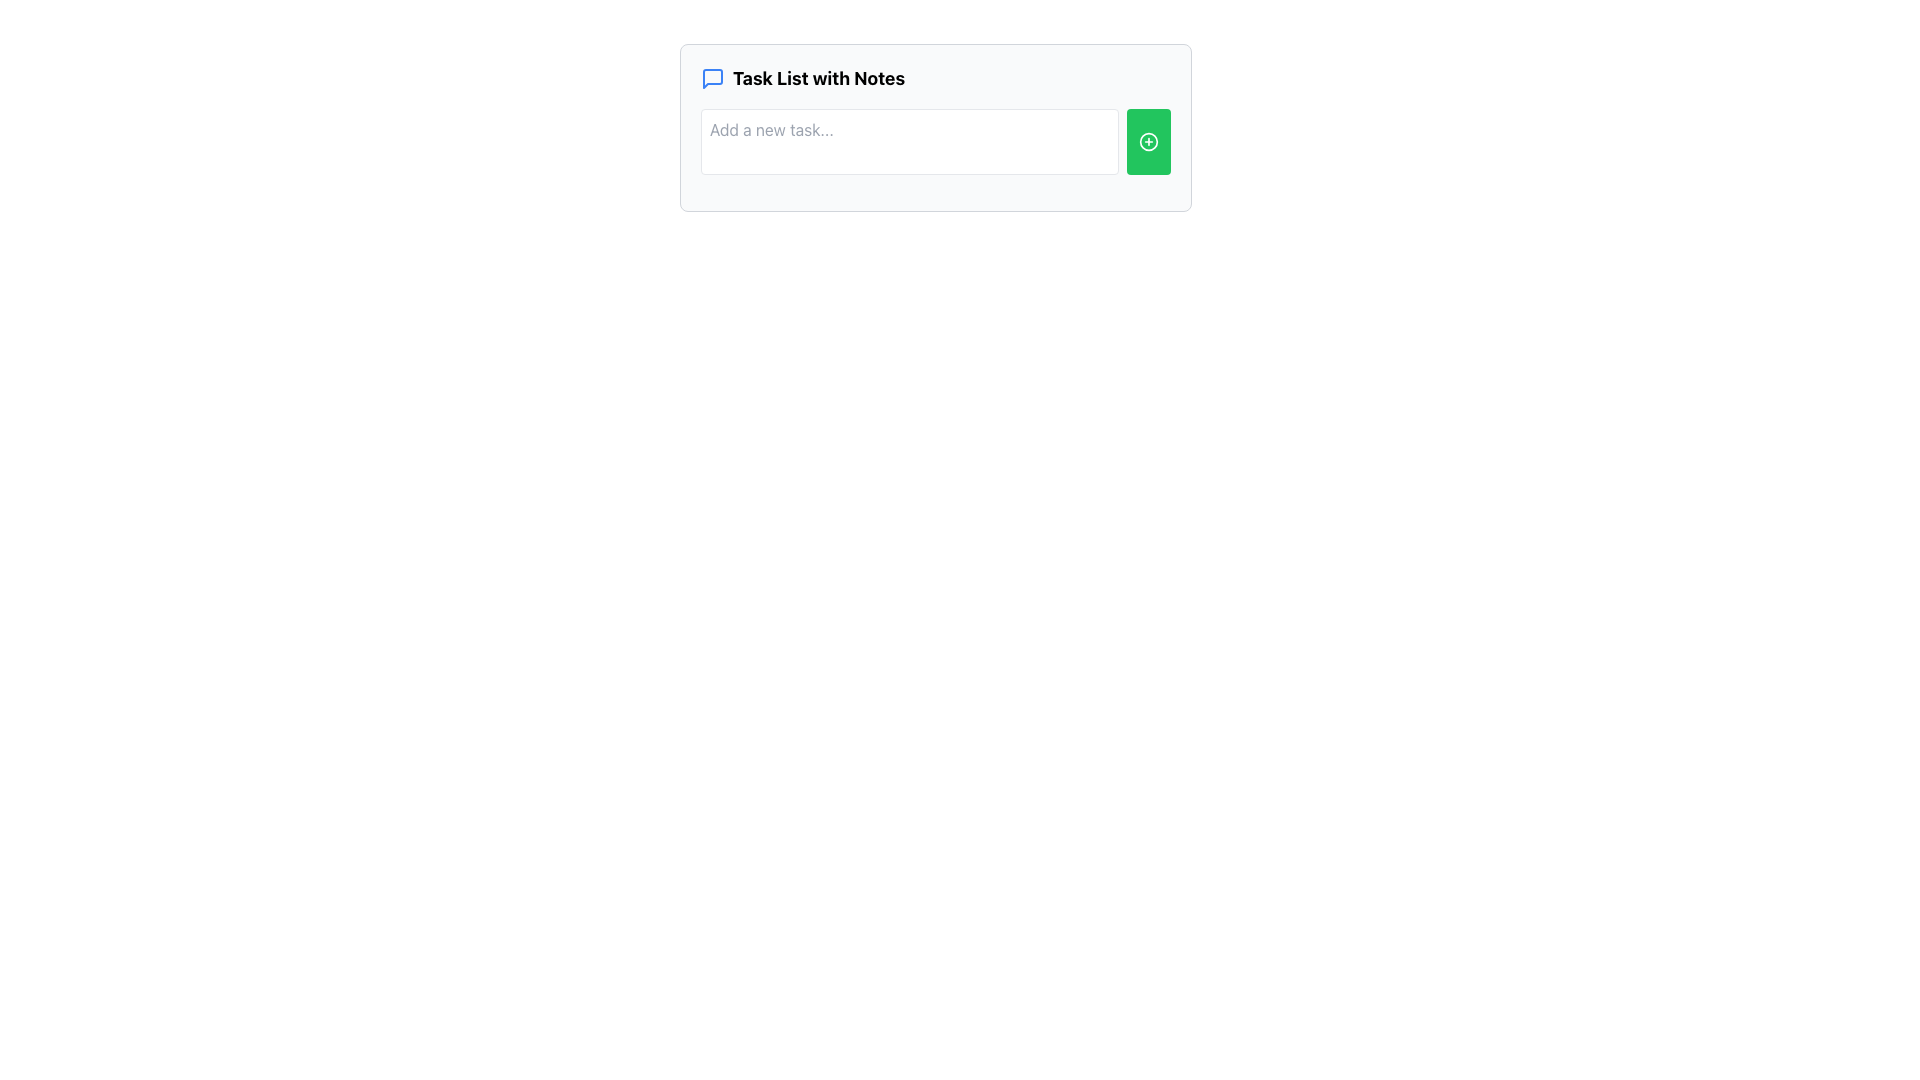 The height and width of the screenshot is (1080, 1920). Describe the element at coordinates (819, 77) in the screenshot. I see `the text heading 'Task List with Notes', which is displayed in a bold large font and positioned at the top center of a task management module` at that location.